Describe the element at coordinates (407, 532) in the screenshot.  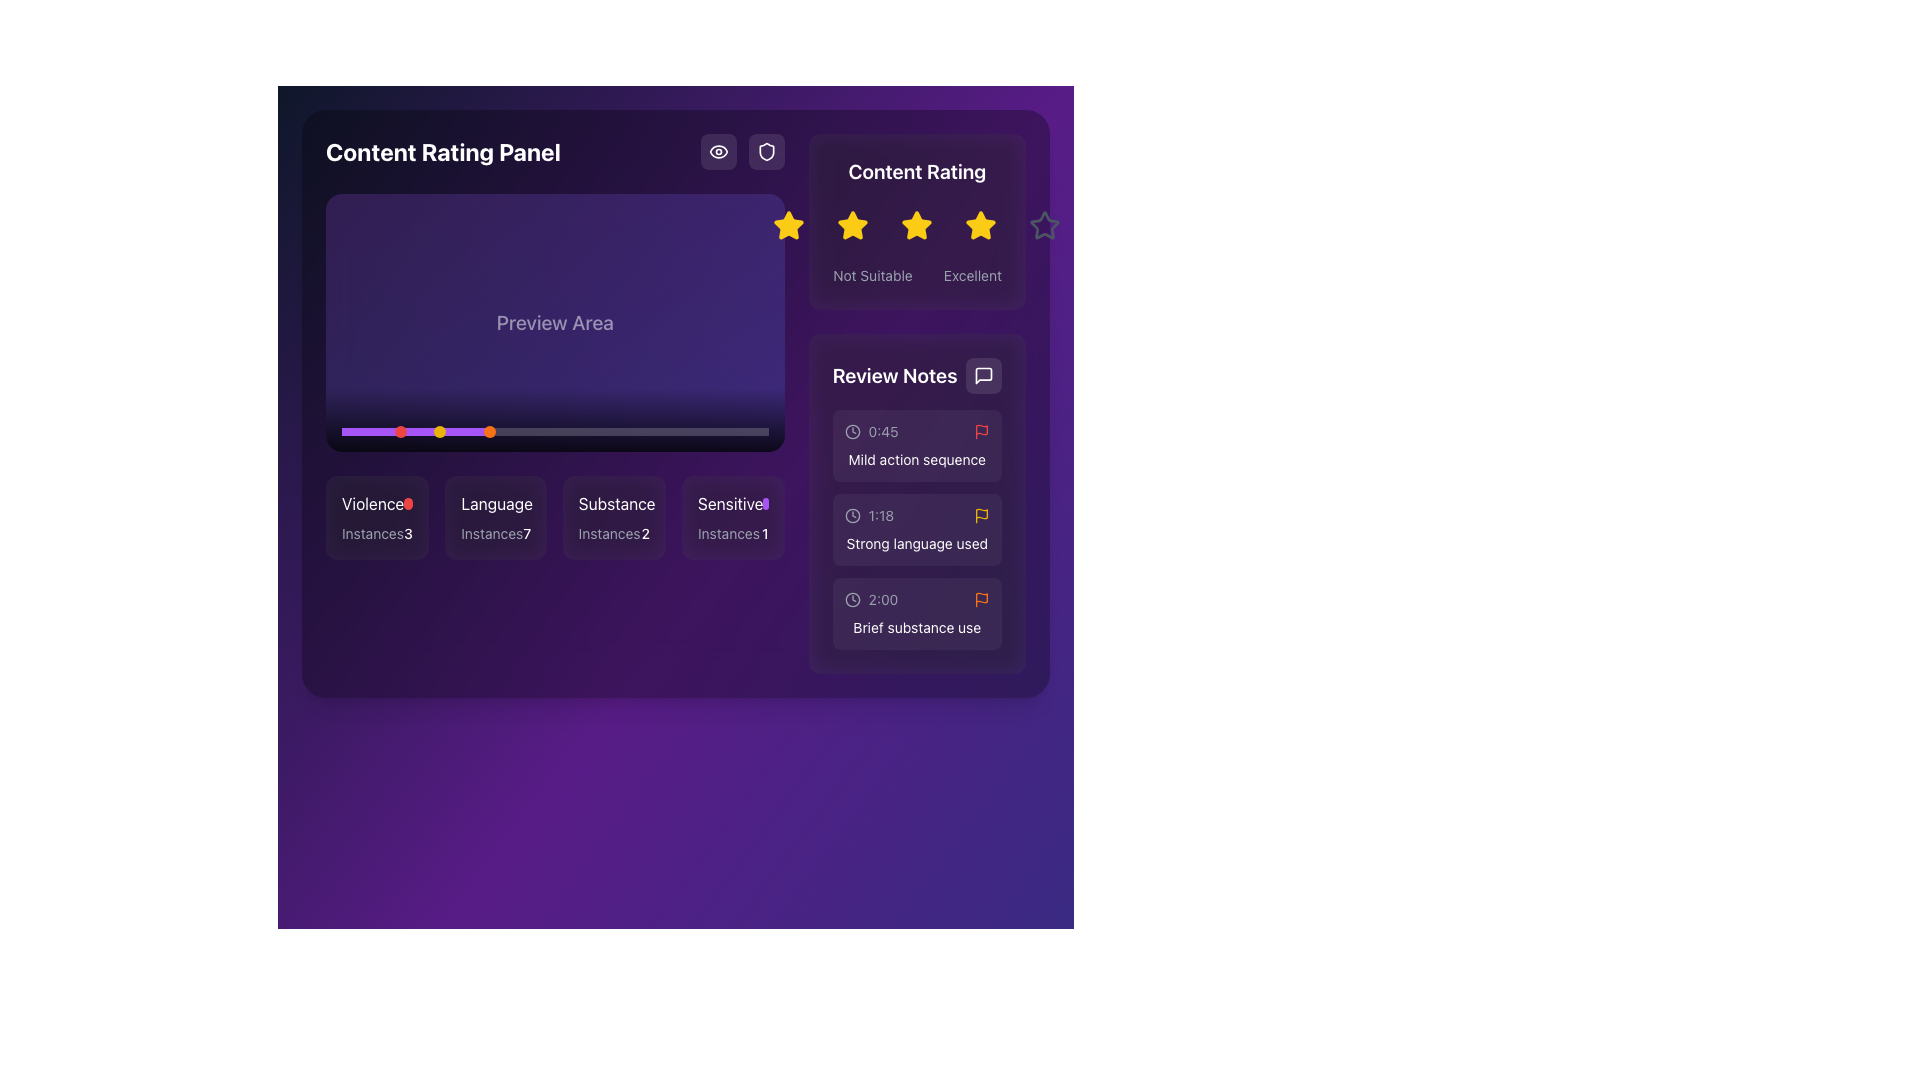
I see `the Text label that displays the count of instances related to 'Violence'` at that location.